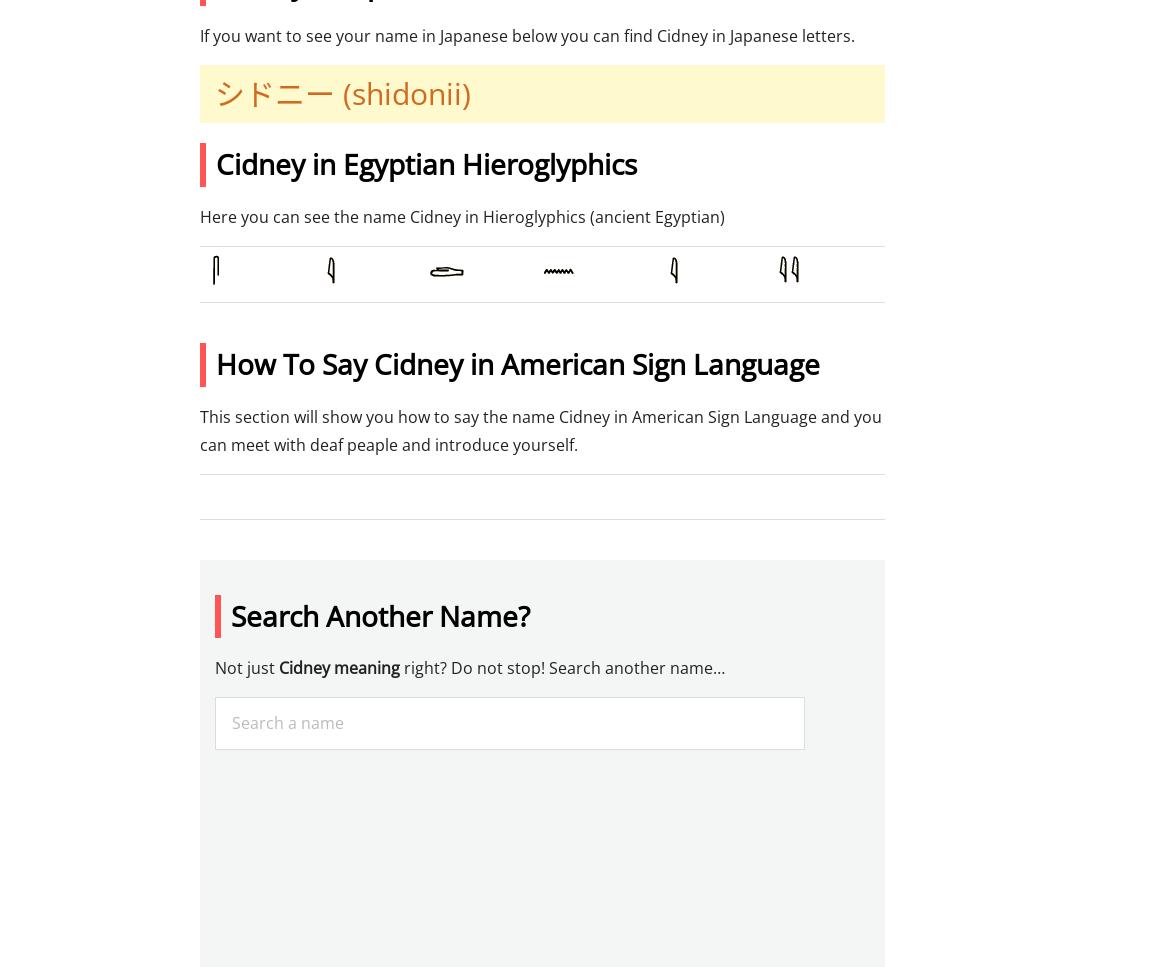 This screenshot has width=1150, height=967. Describe the element at coordinates (214, 164) in the screenshot. I see `'Cidney in Egyptian Hieroglyphics'` at that location.